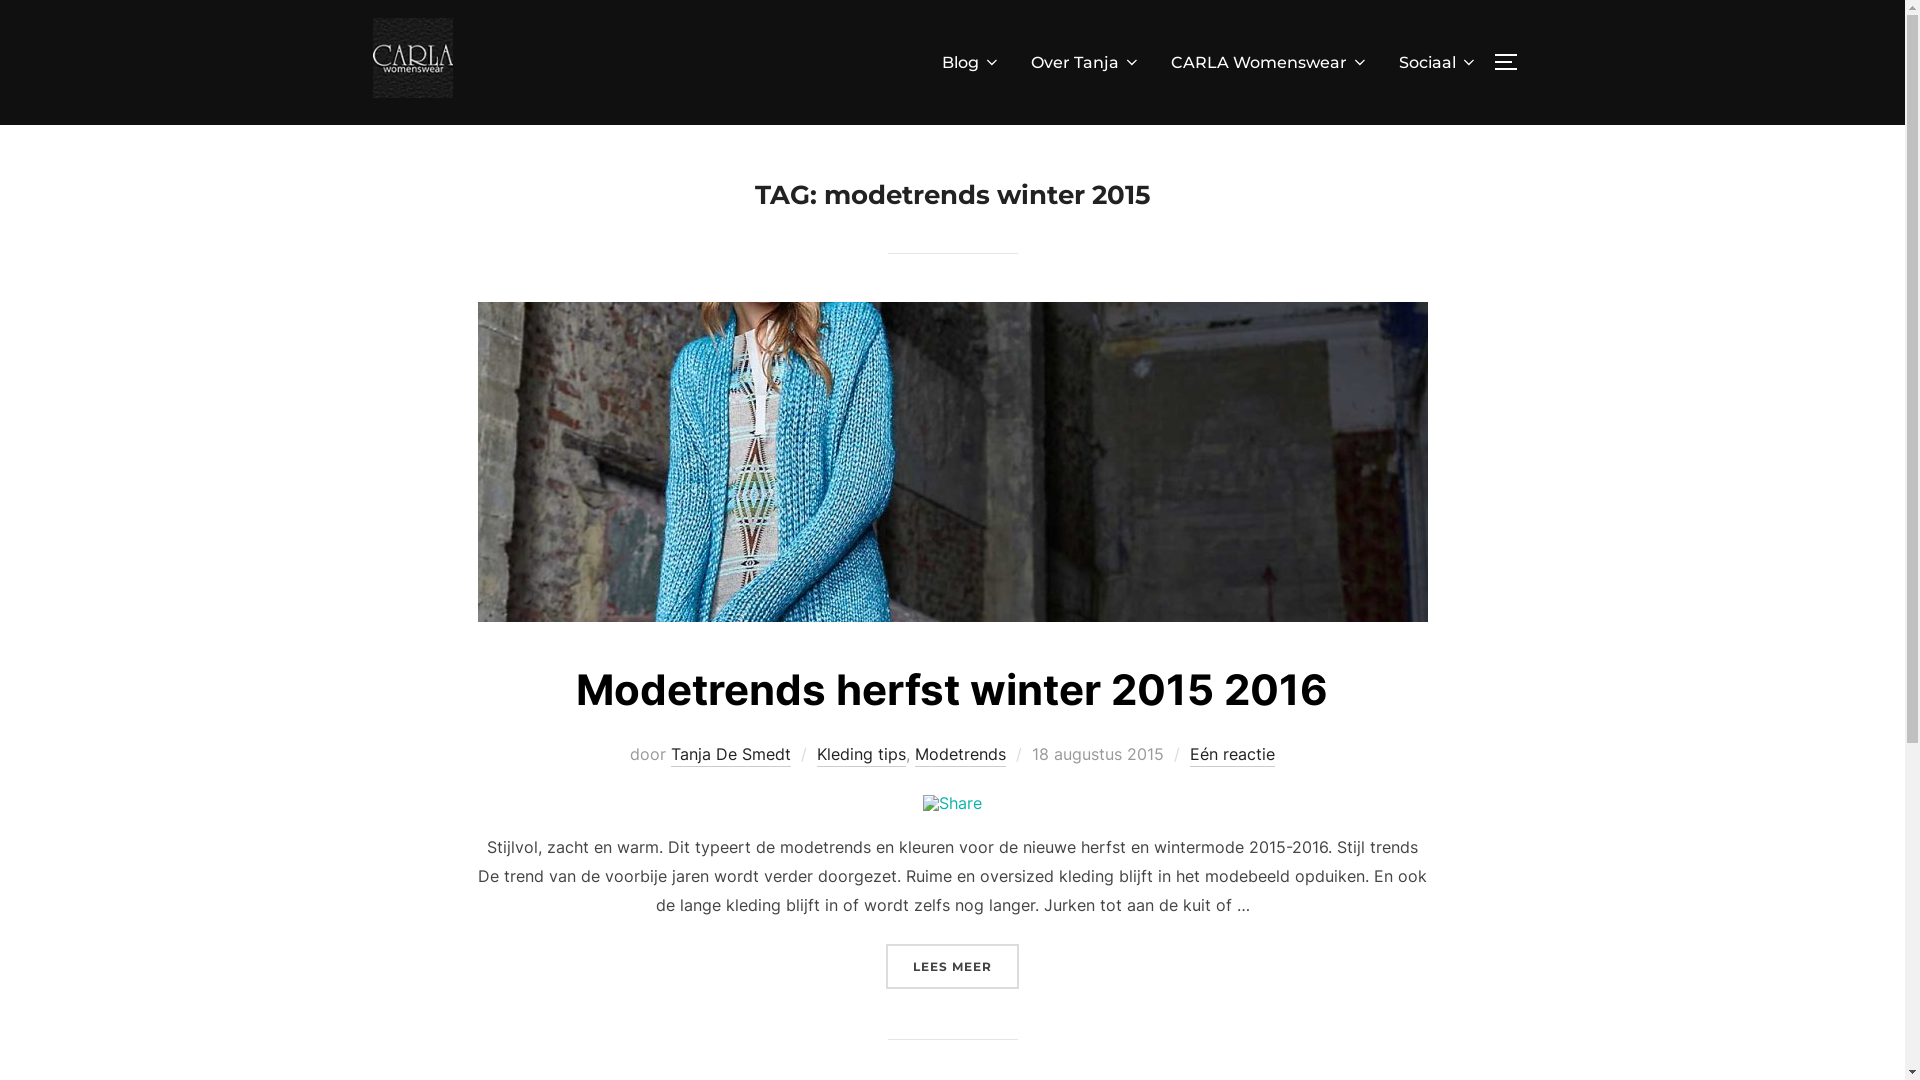 The width and height of the screenshot is (1920, 1080). Describe the element at coordinates (1512, 60) in the screenshot. I see `'TOGGLE ZIJBALK & NAVIGATIE'` at that location.